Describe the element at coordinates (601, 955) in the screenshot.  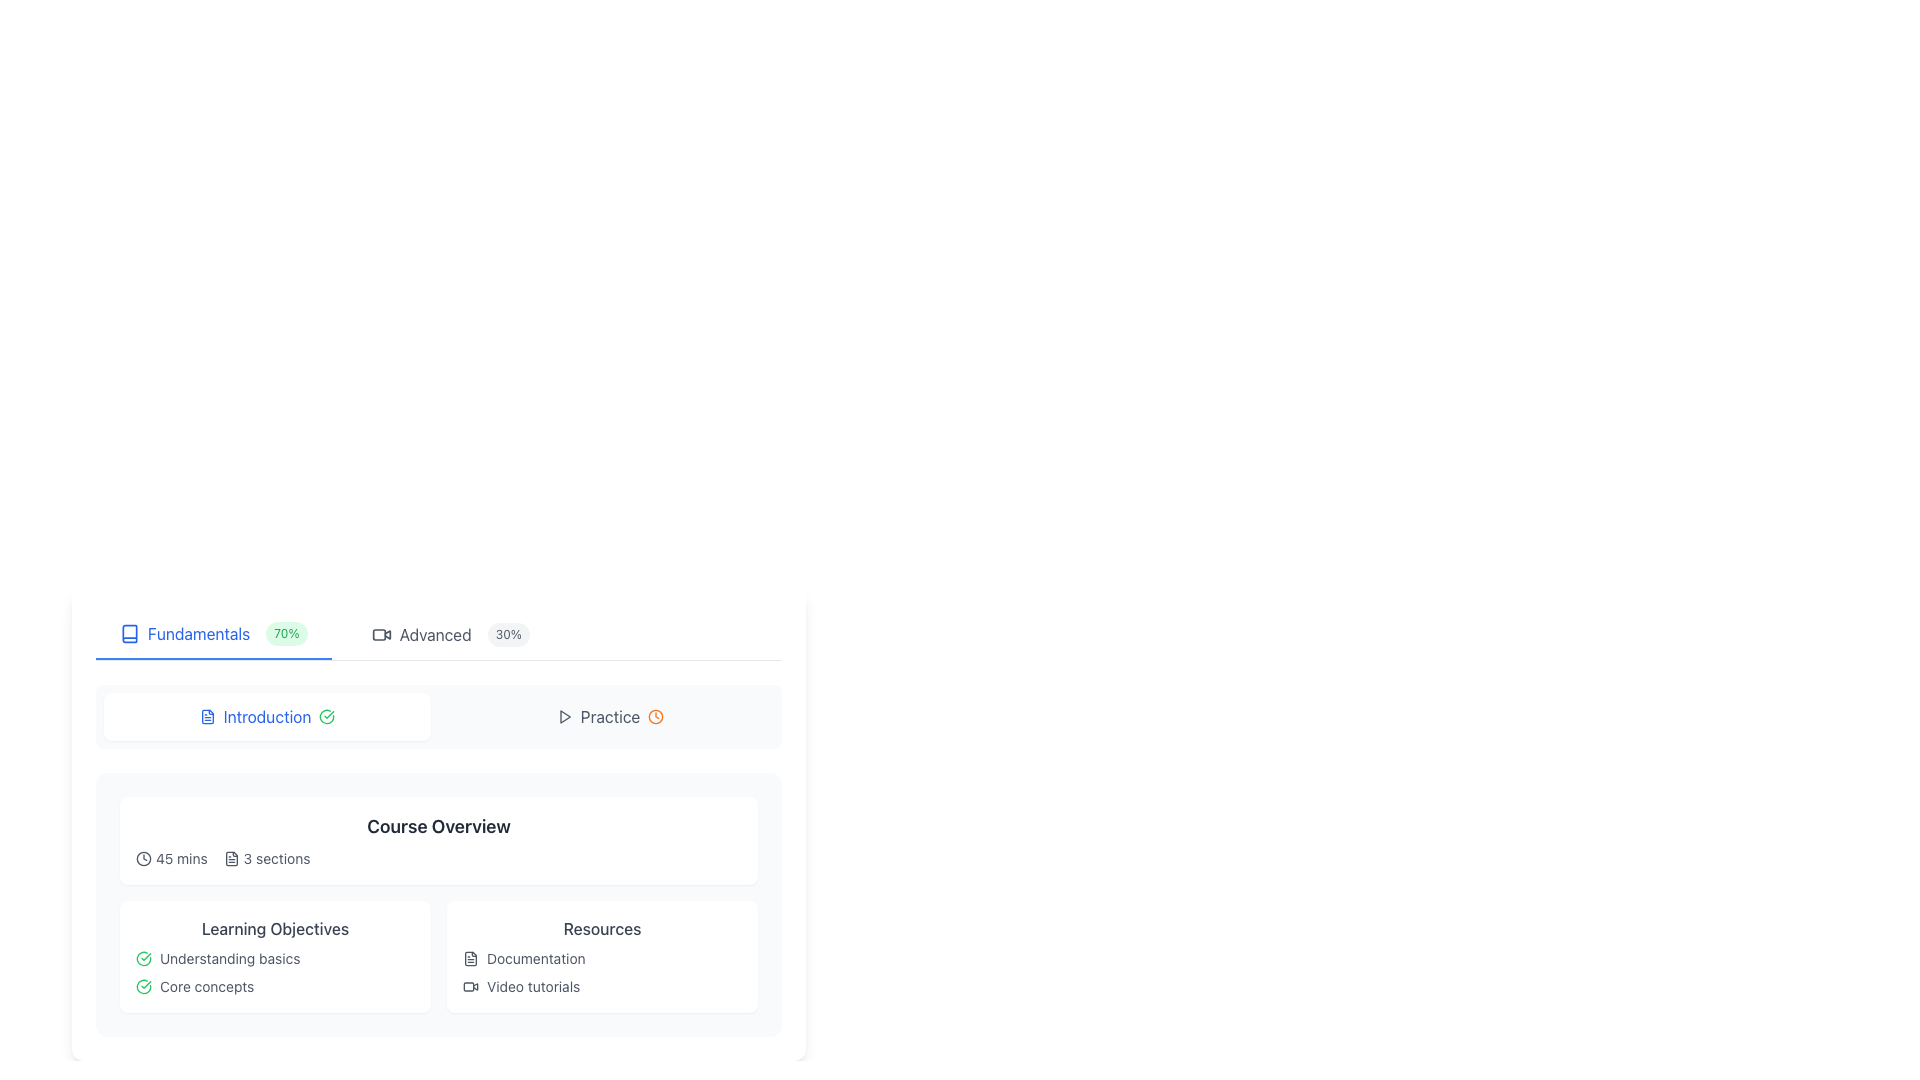
I see `the 'Documentation' link in the resource card located in the bottom-right corner of the two-column grid layout` at that location.